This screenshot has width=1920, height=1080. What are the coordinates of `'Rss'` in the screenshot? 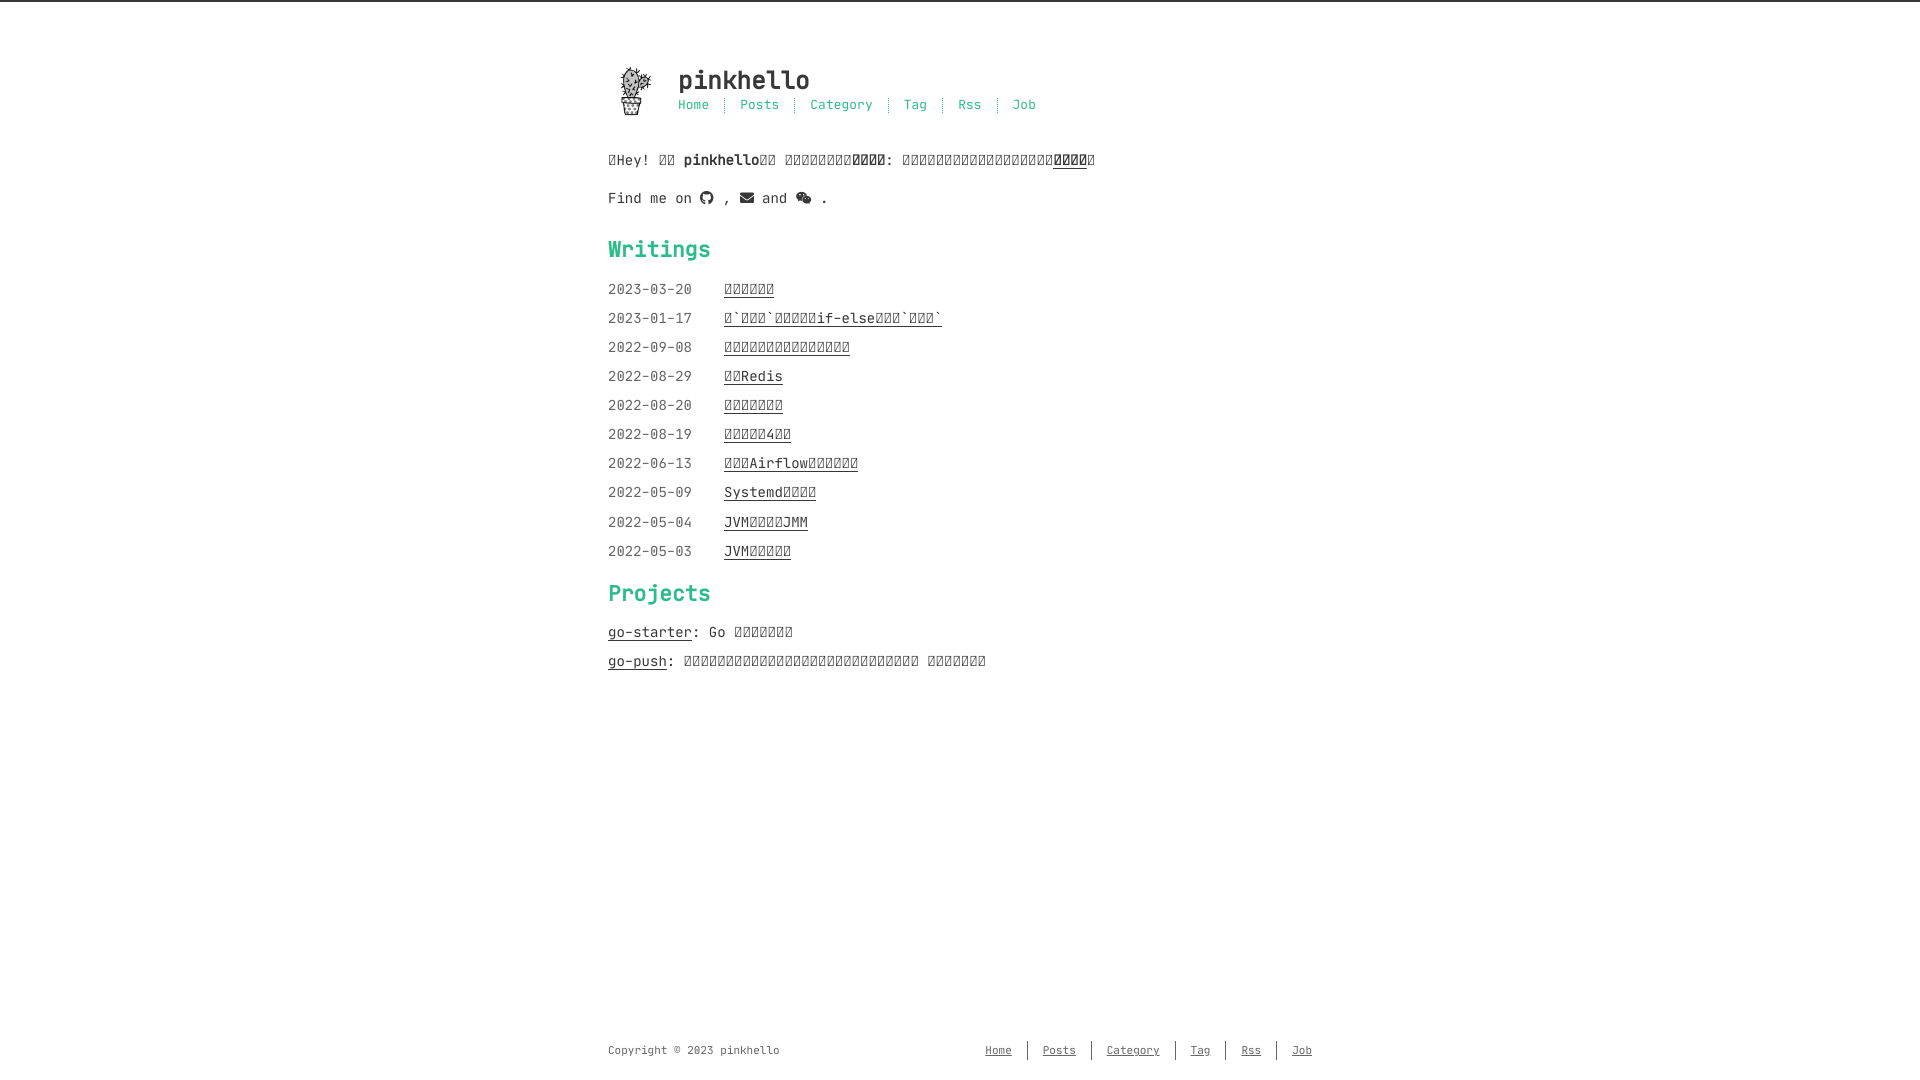 It's located at (957, 105).